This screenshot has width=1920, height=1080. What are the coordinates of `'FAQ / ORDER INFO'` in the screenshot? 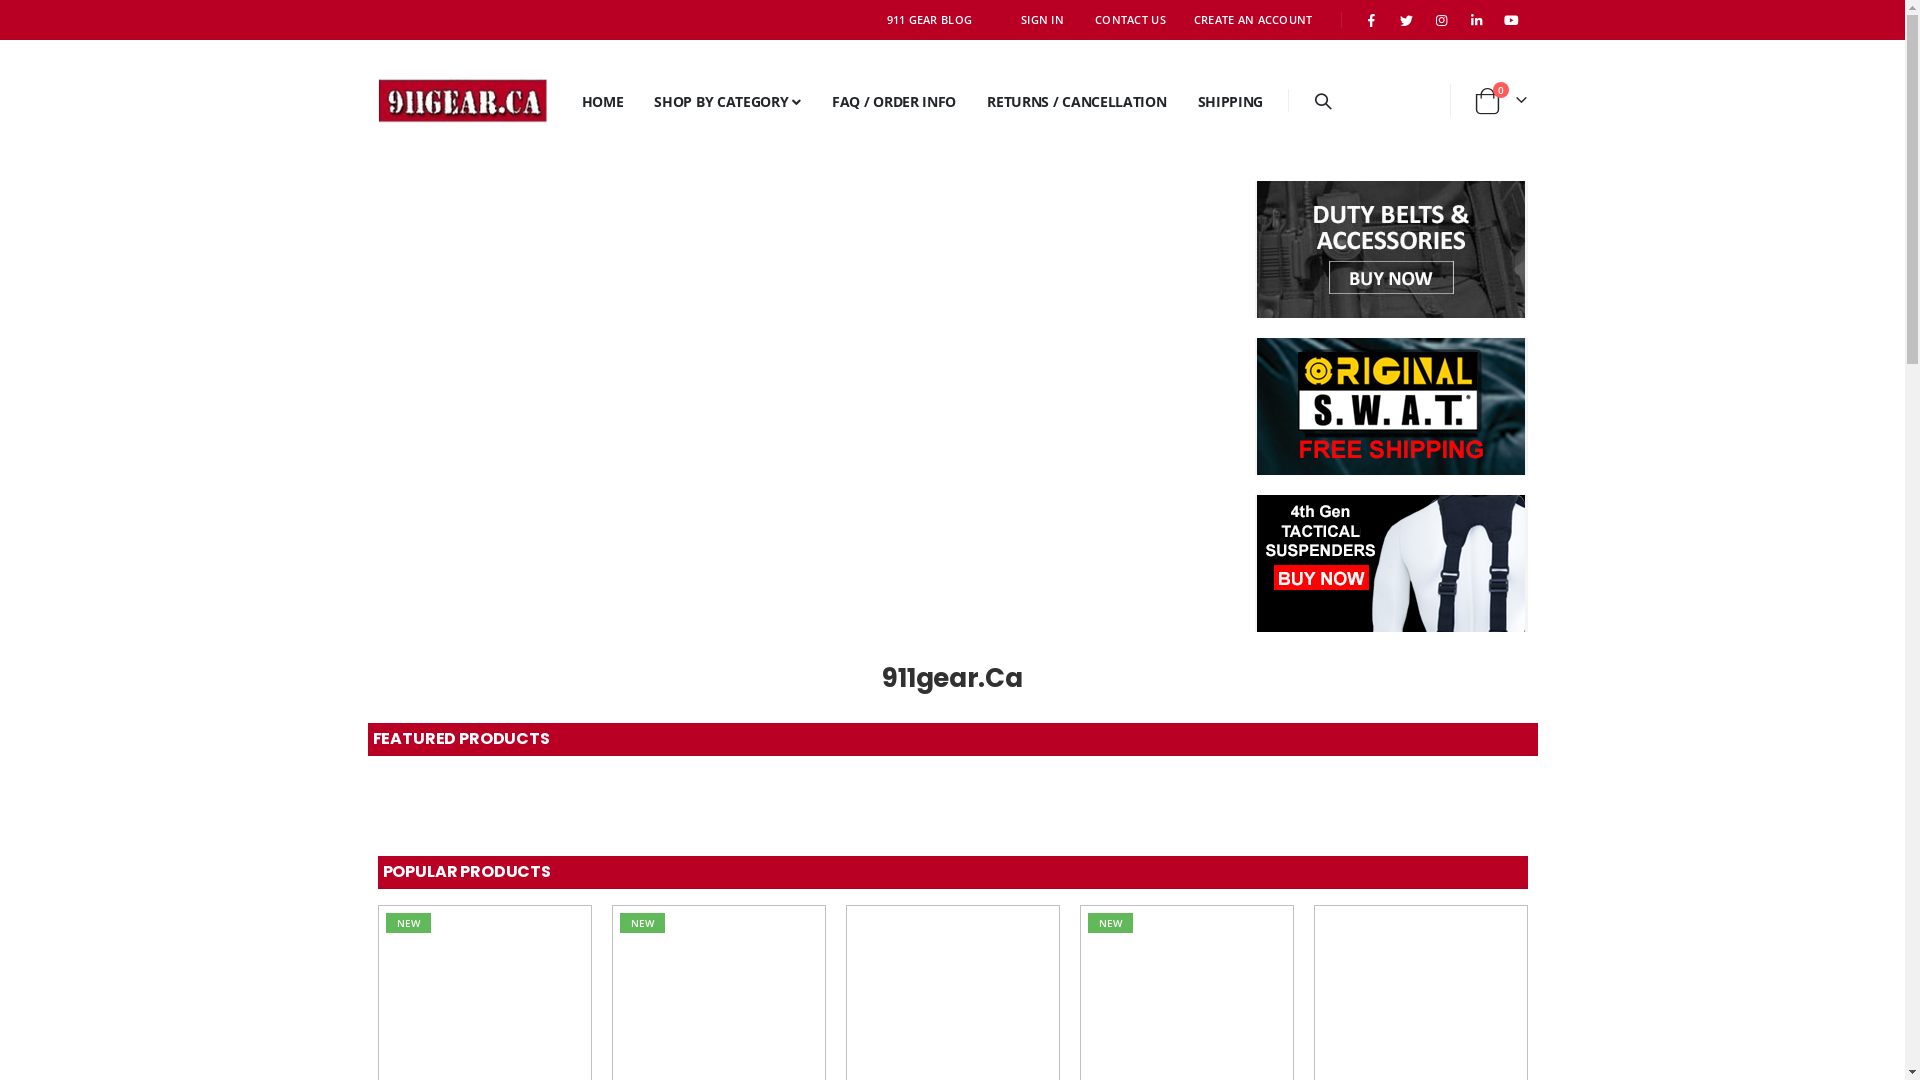 It's located at (811, 100).